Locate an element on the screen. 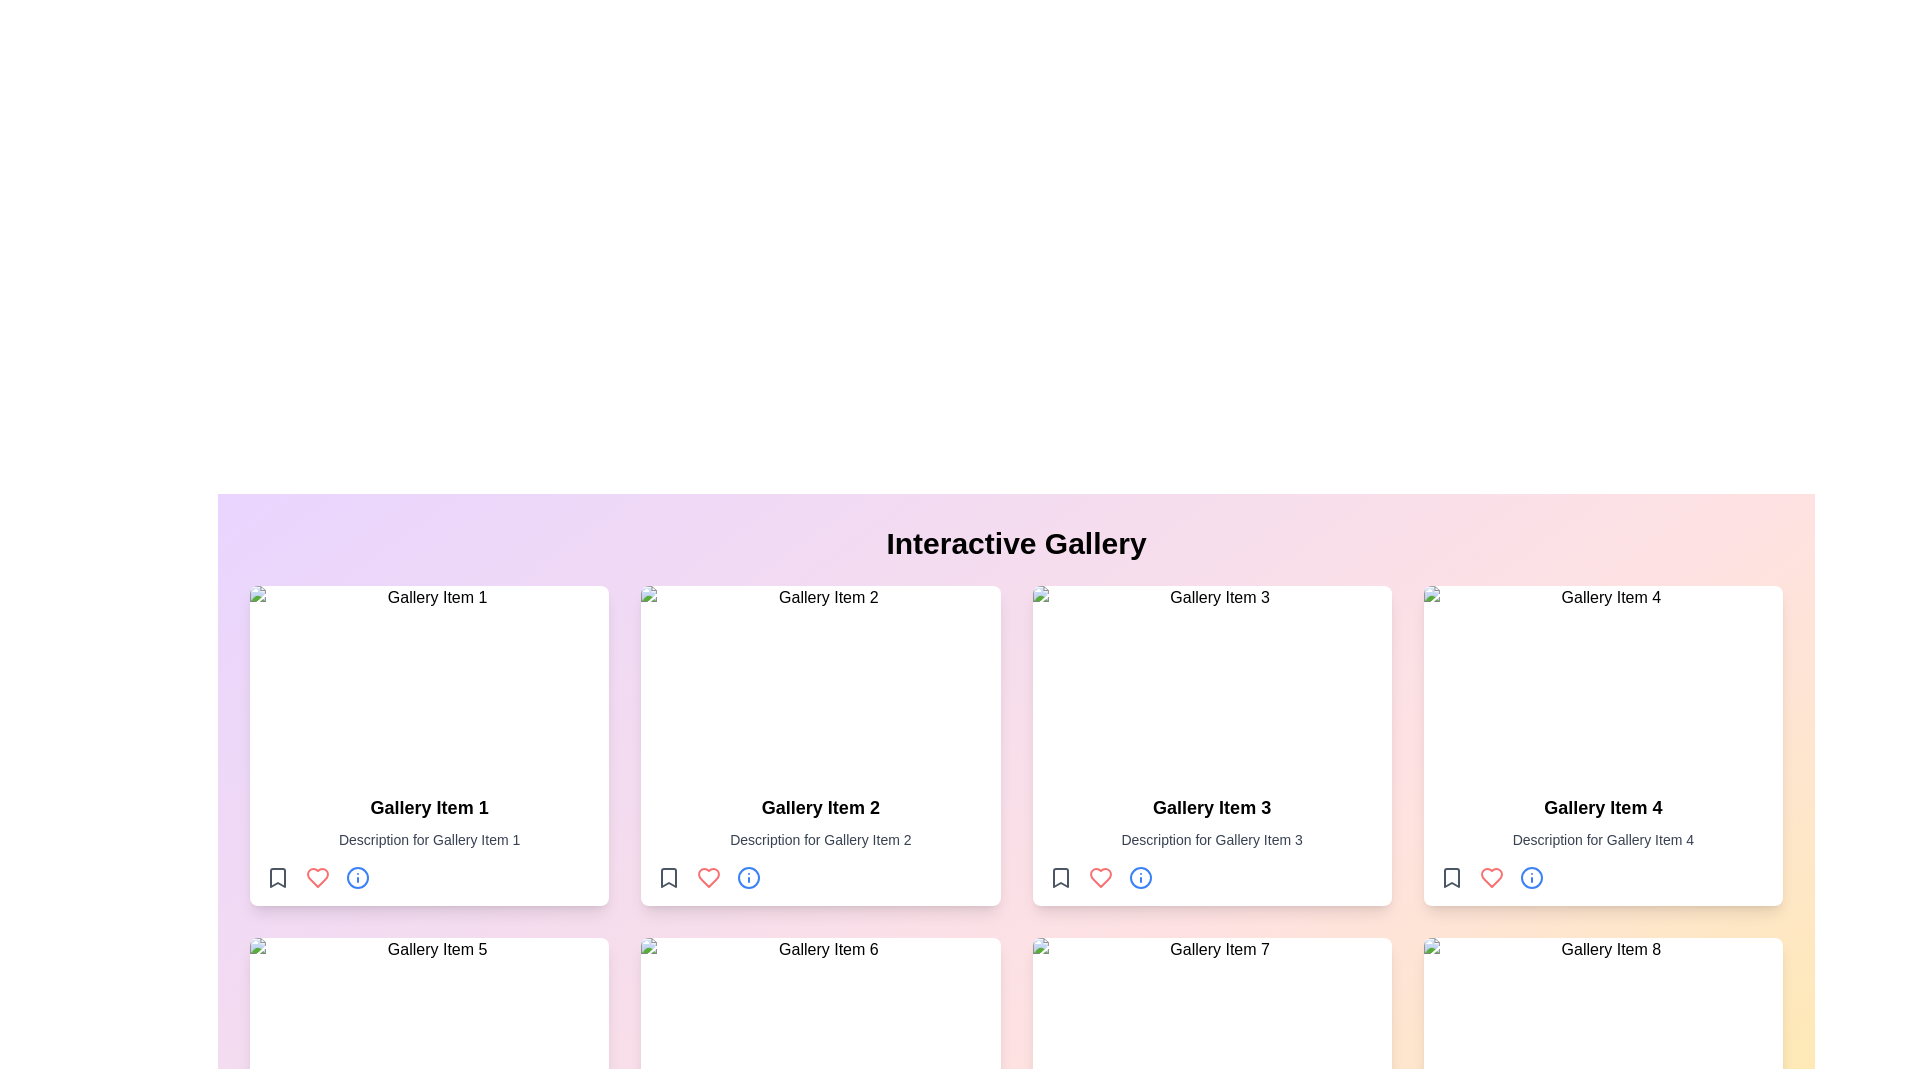 The width and height of the screenshot is (1920, 1080). the favorite icon button located between the bookmark and information icons at the bottom of 'Gallery Item 4' is located at coordinates (1491, 877).